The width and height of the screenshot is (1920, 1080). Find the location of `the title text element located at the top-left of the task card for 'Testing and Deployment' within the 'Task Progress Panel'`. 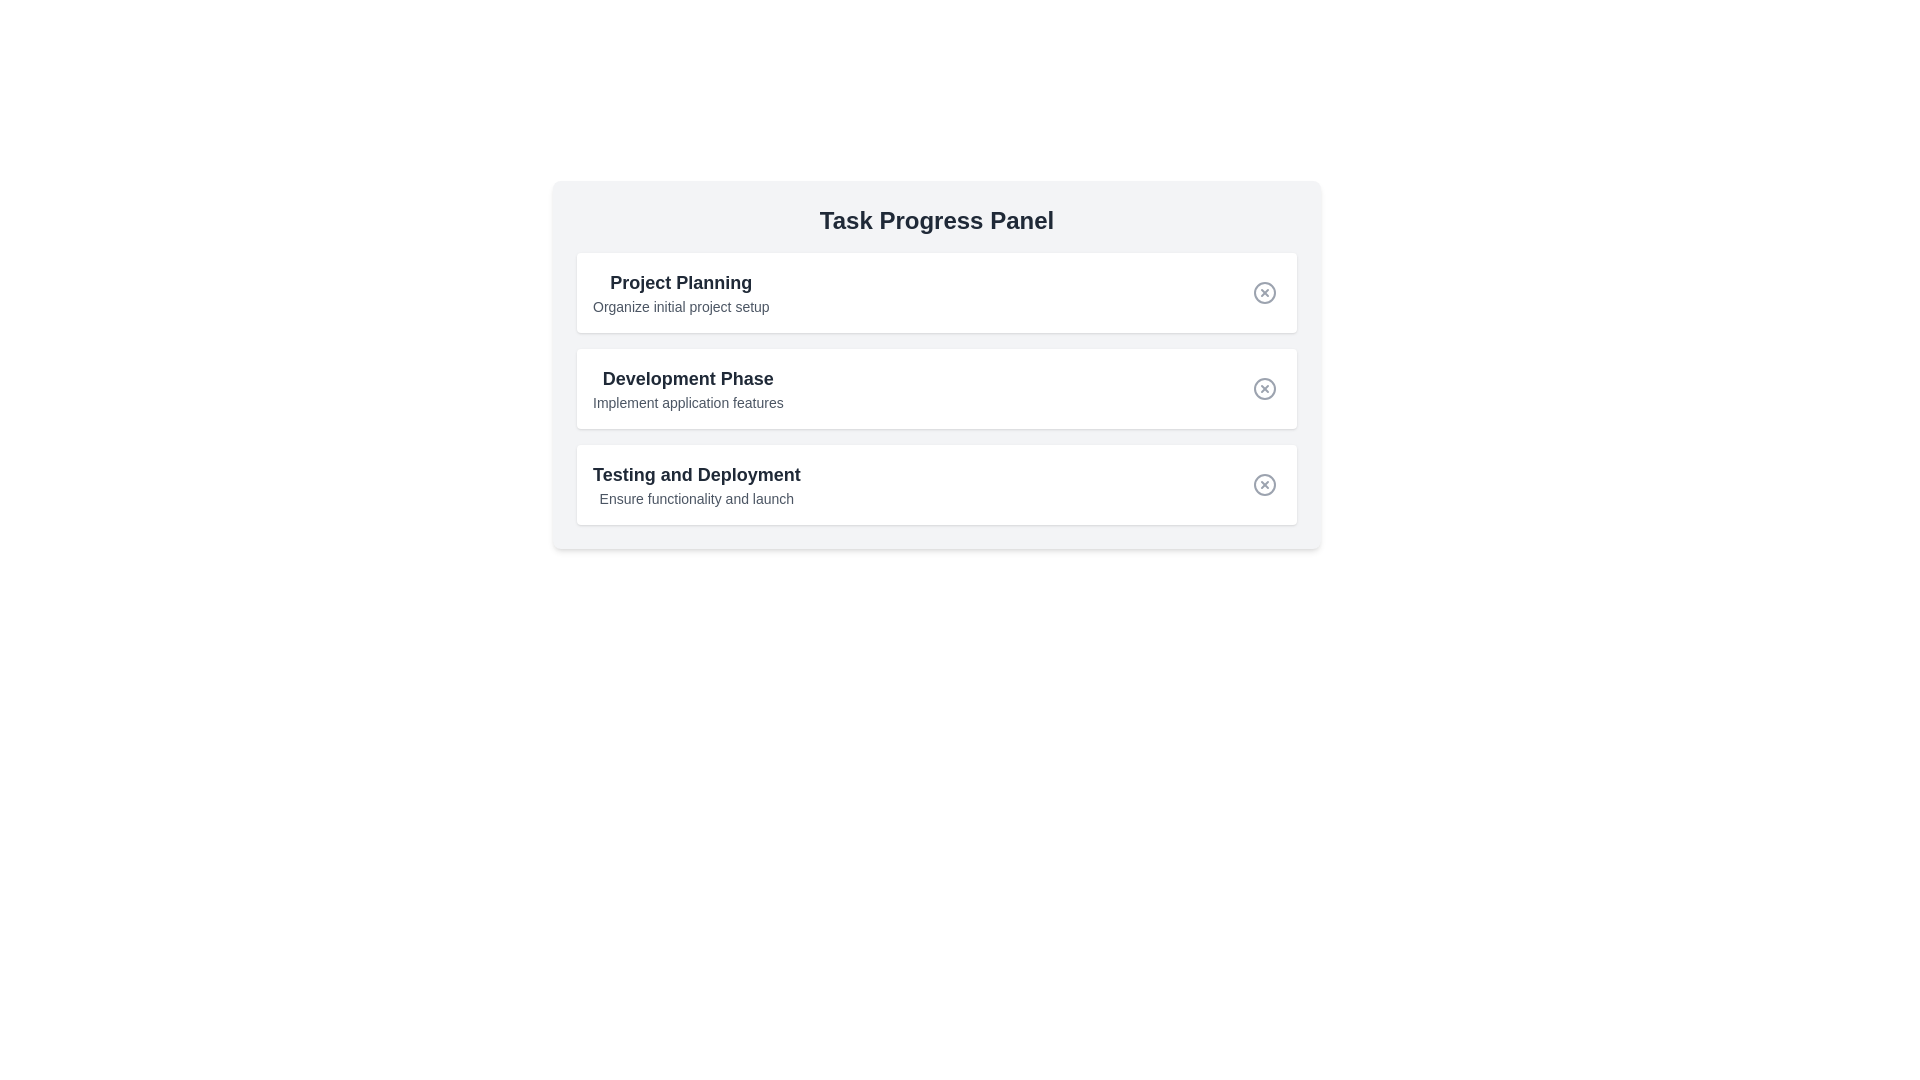

the title text element located at the top-left of the task card for 'Testing and Deployment' within the 'Task Progress Panel' is located at coordinates (696, 474).